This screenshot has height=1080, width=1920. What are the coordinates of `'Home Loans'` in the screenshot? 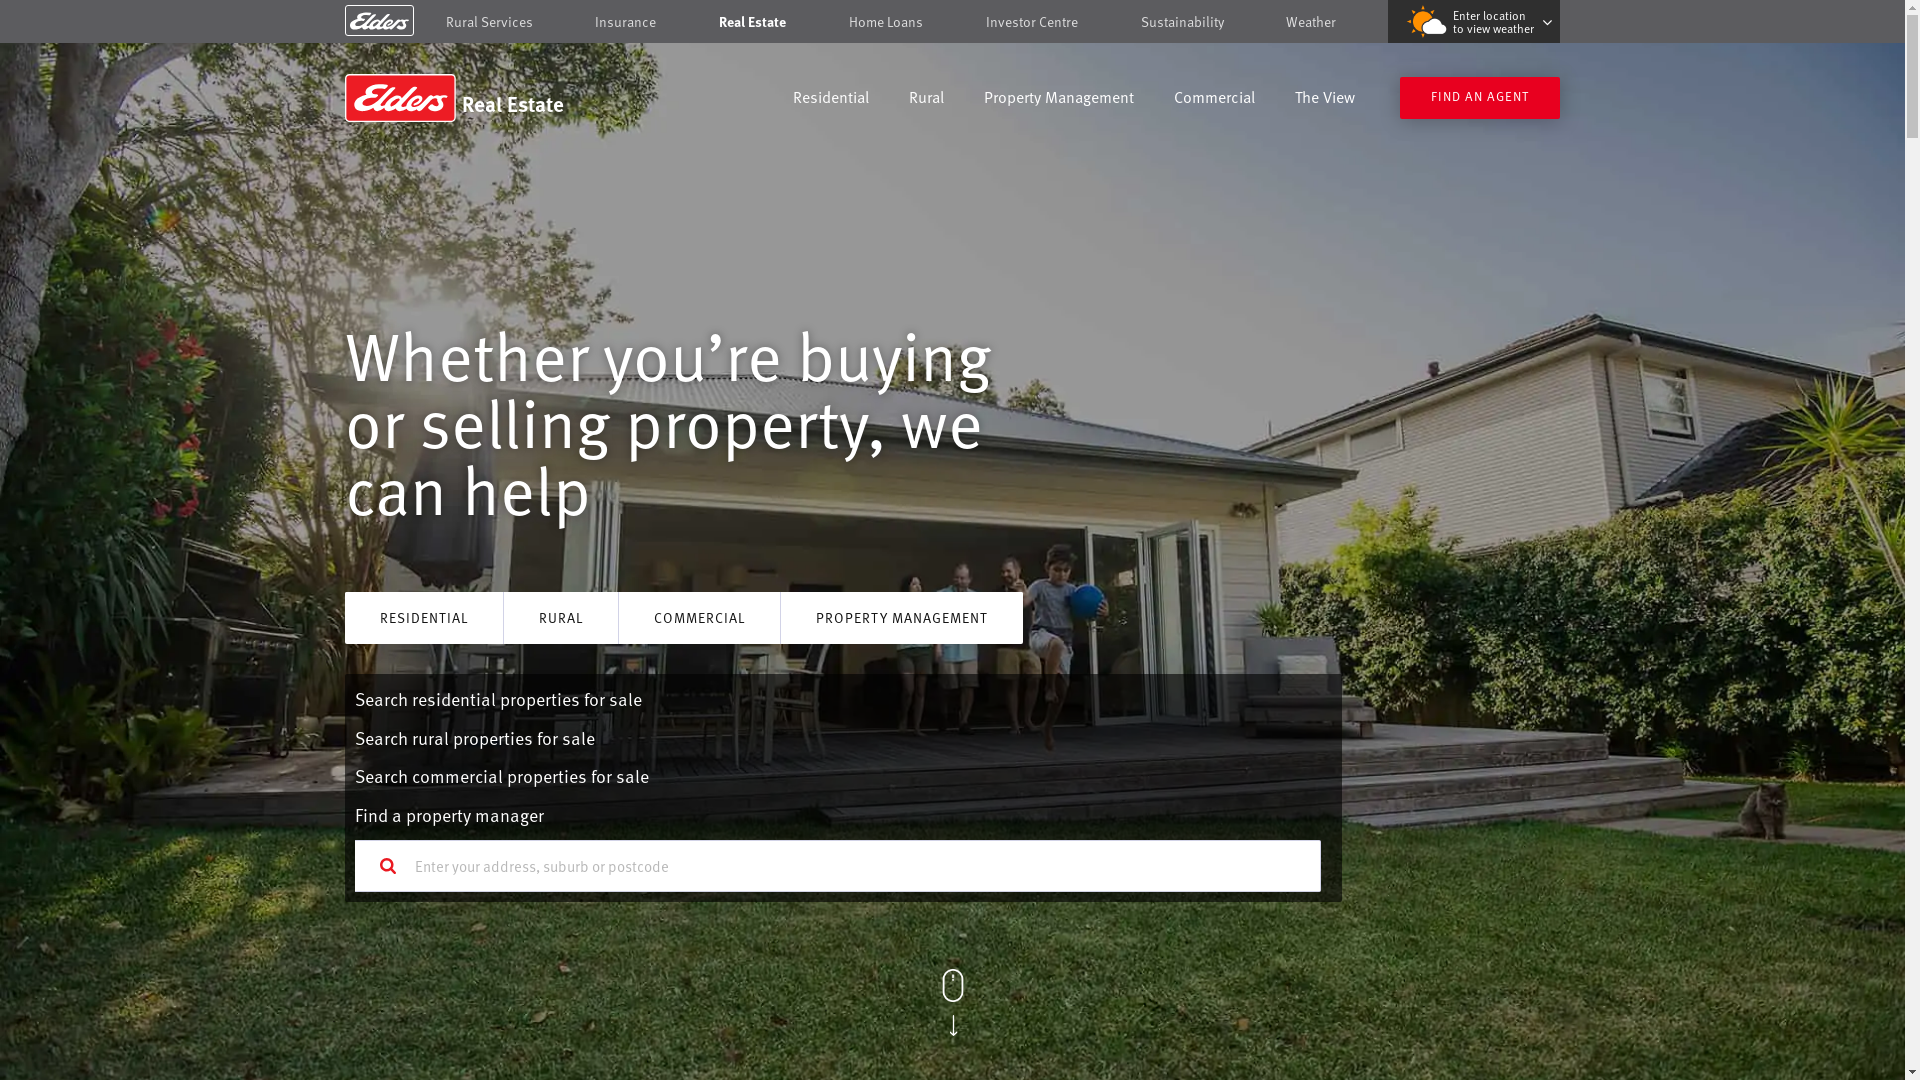 It's located at (885, 21).